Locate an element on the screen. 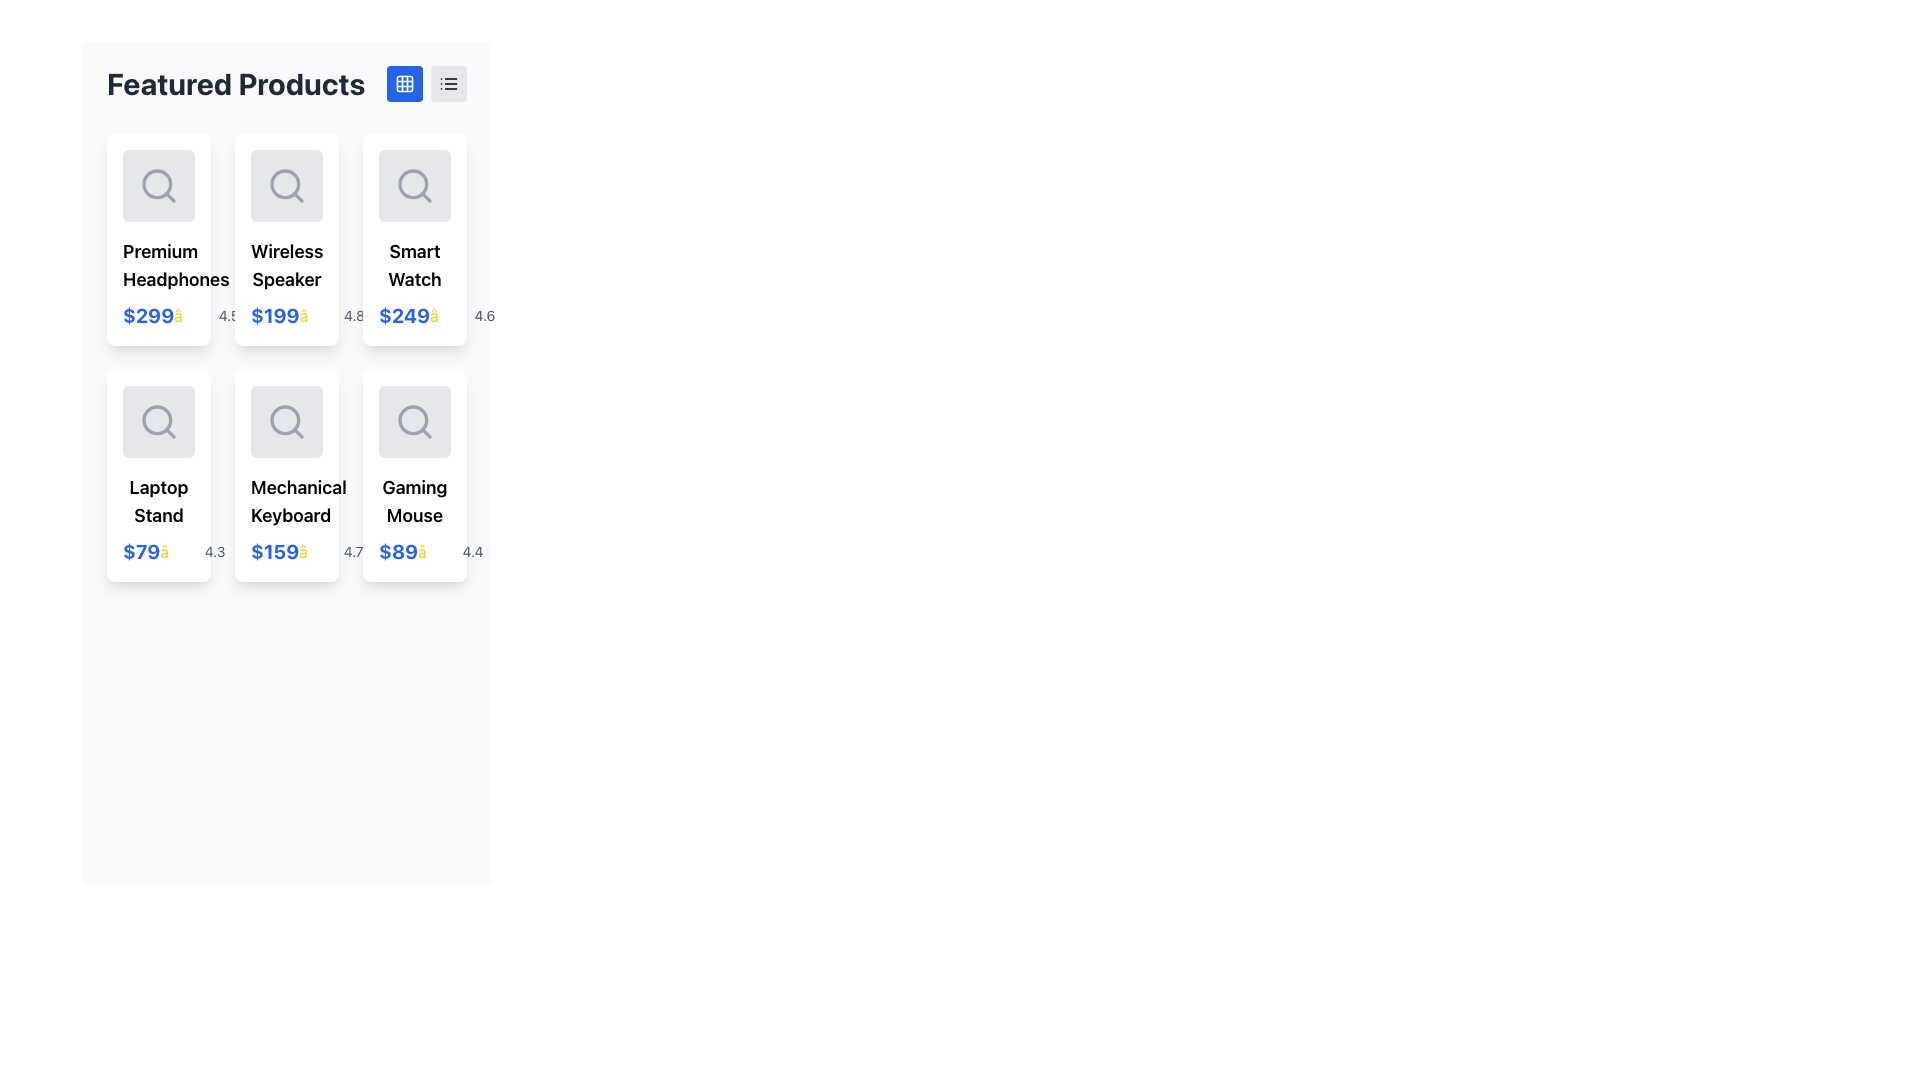 This screenshot has width=1920, height=1080. text displayed in the bold, large font label that says 'Laptop Stand', located within the card layout above the price and rating section is located at coordinates (157, 500).